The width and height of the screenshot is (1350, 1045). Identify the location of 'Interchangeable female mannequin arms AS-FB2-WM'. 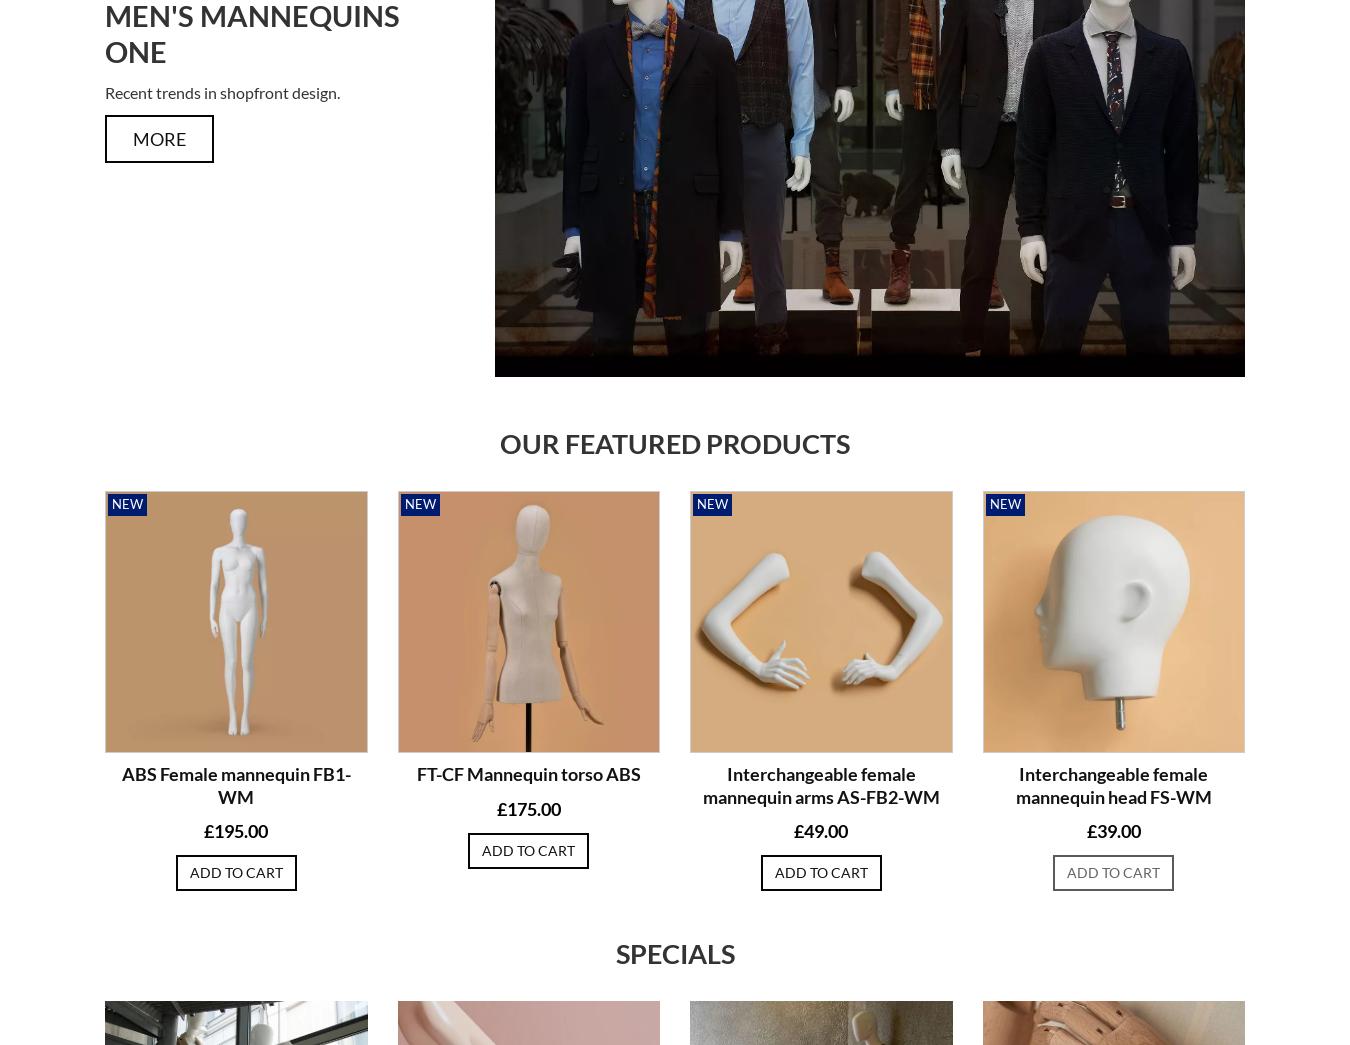
(820, 785).